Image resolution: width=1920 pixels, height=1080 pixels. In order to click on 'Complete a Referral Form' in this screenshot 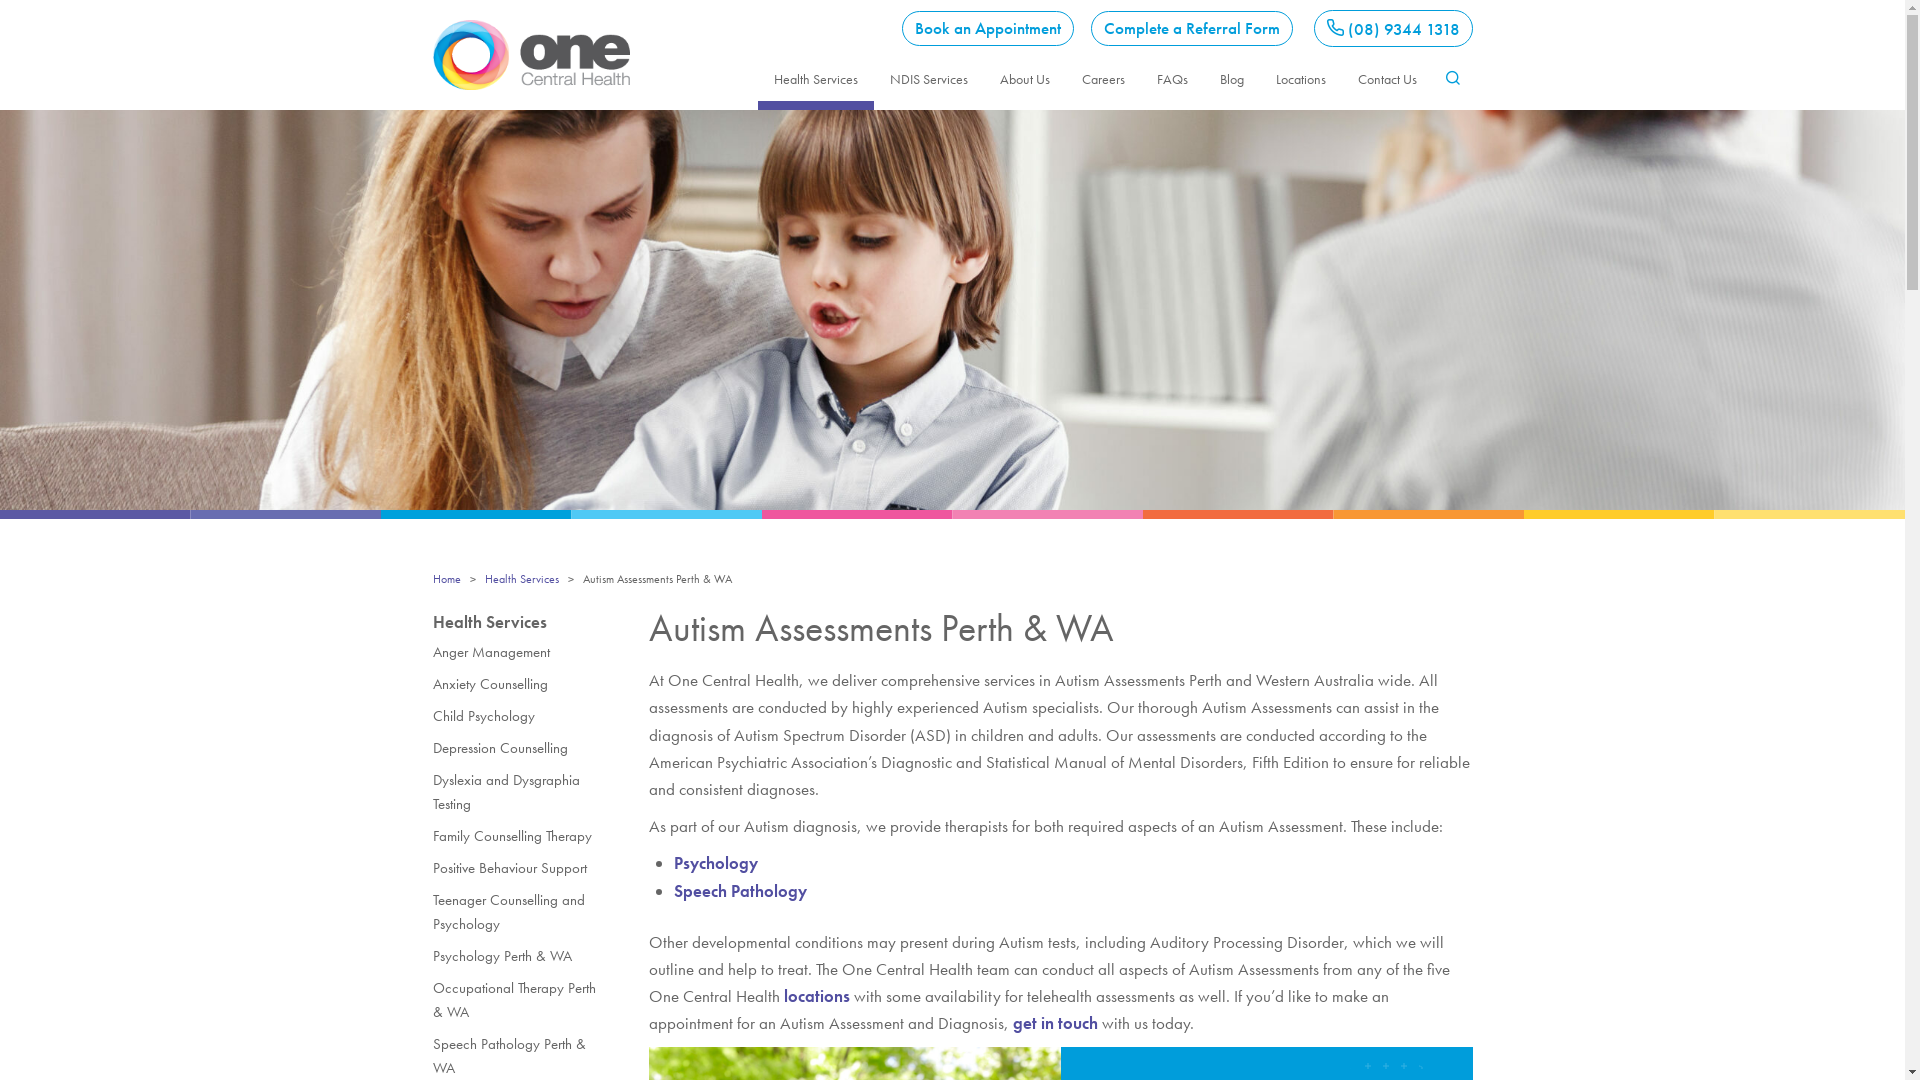, I will do `click(1088, 28)`.